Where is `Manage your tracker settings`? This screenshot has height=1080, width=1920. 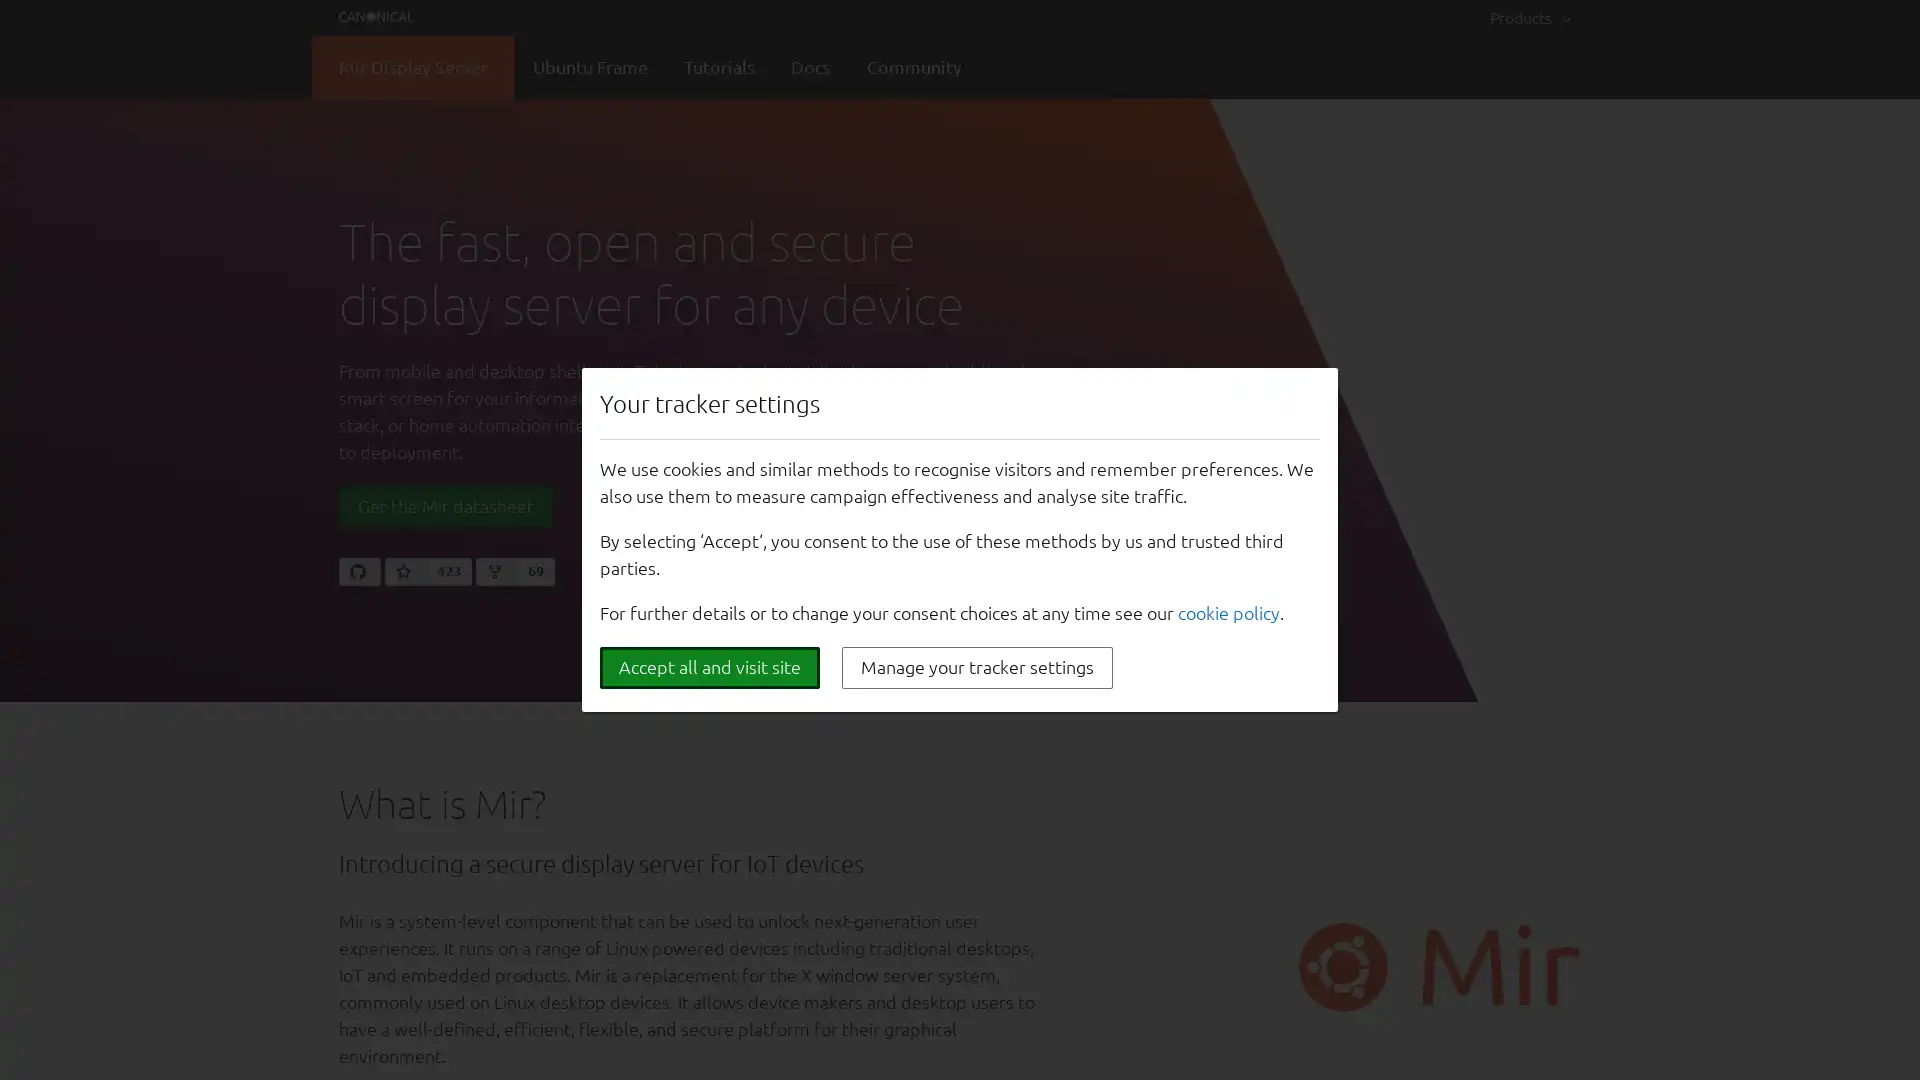
Manage your tracker settings is located at coordinates (977, 667).